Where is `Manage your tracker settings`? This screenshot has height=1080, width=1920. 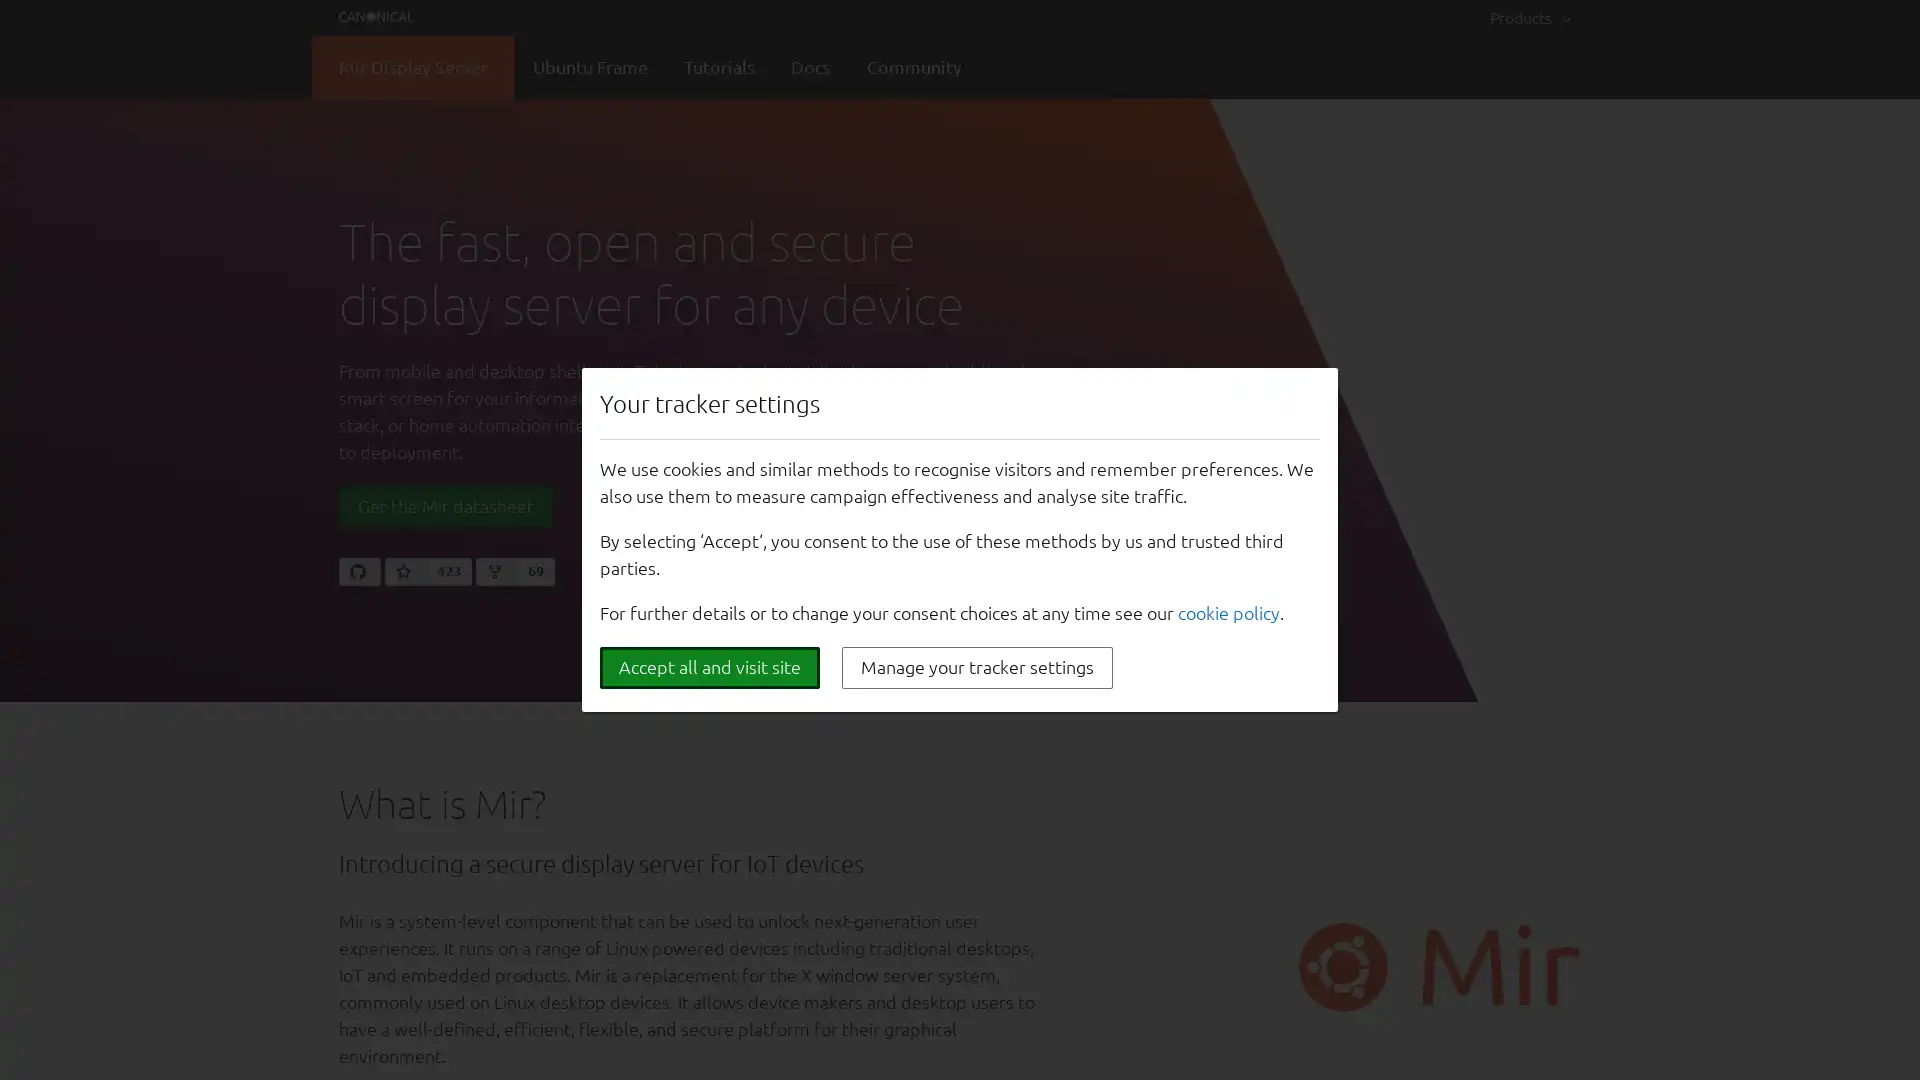
Manage your tracker settings is located at coordinates (977, 667).